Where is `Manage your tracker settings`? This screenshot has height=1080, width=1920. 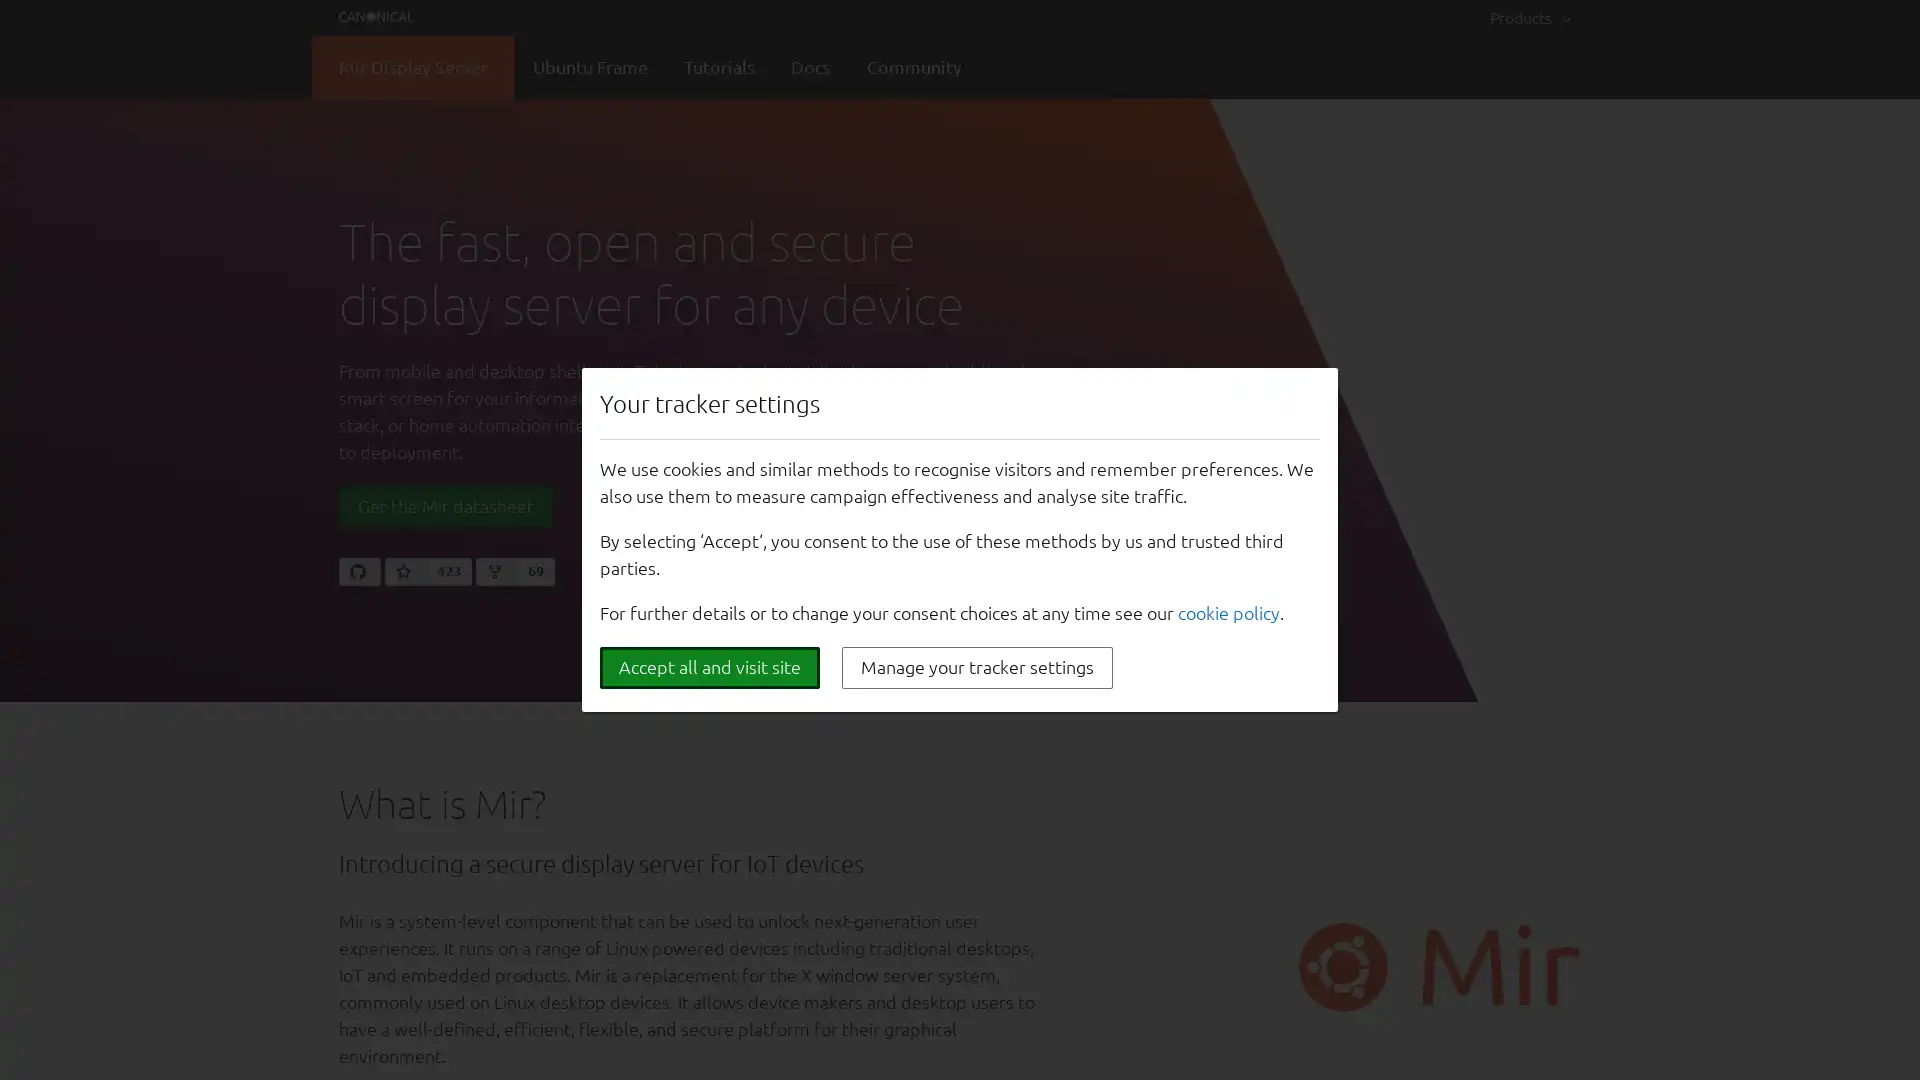
Manage your tracker settings is located at coordinates (977, 667).